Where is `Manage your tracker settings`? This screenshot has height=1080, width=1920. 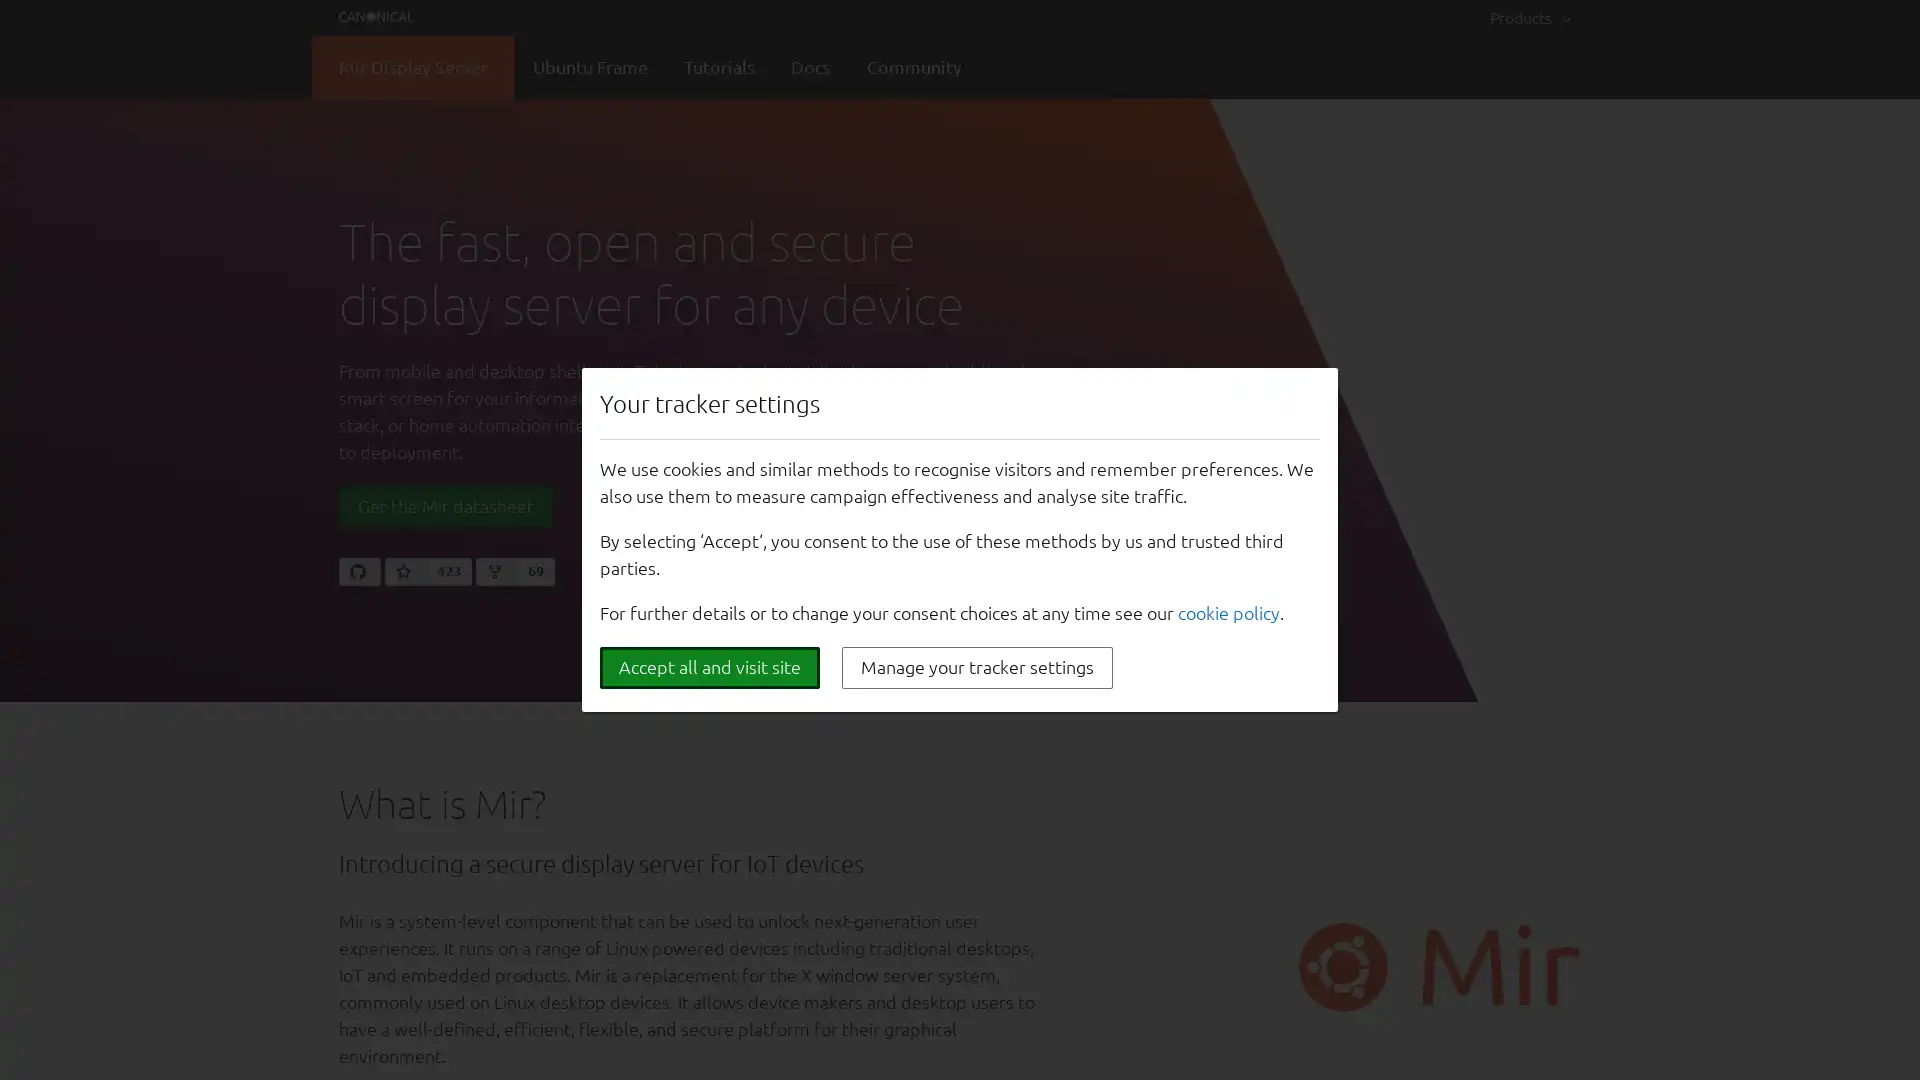
Manage your tracker settings is located at coordinates (977, 667).